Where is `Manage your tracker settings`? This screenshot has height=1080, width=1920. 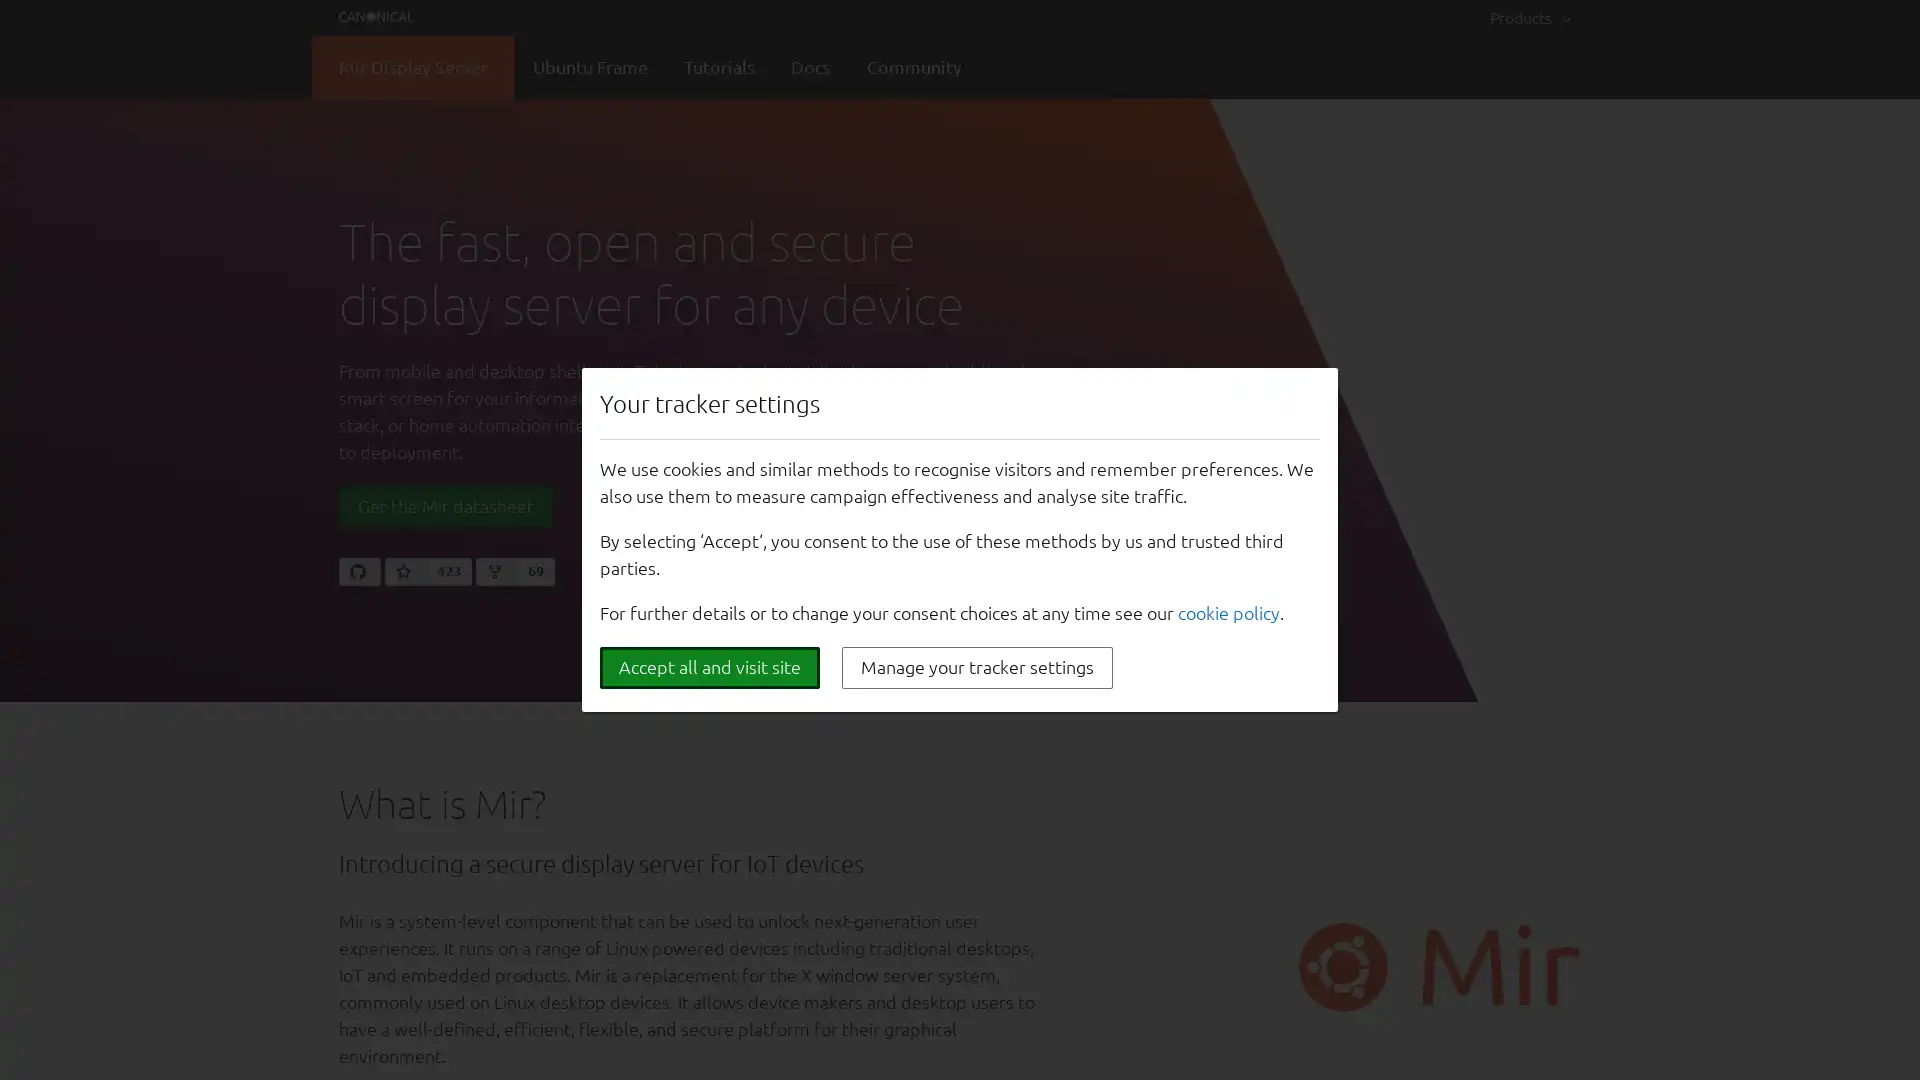
Manage your tracker settings is located at coordinates (977, 667).